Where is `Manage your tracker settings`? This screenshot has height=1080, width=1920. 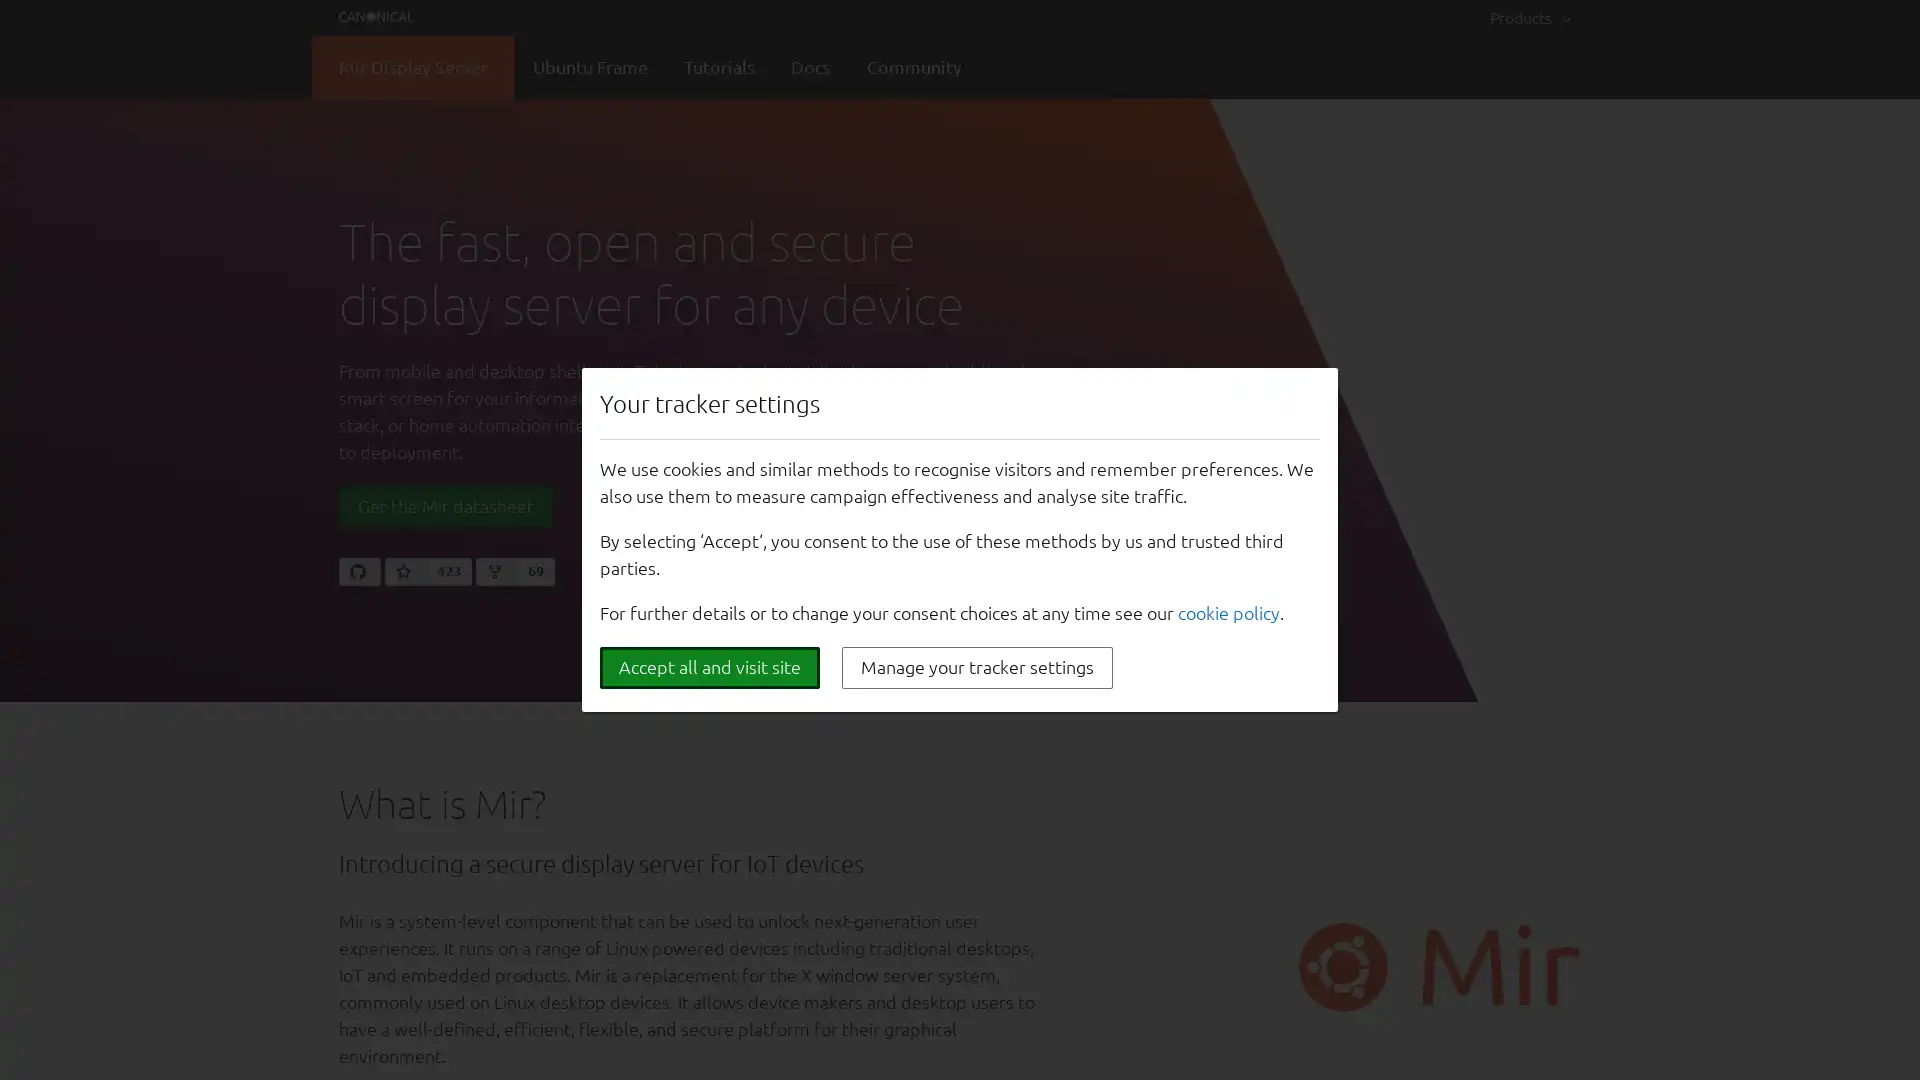
Manage your tracker settings is located at coordinates (977, 667).